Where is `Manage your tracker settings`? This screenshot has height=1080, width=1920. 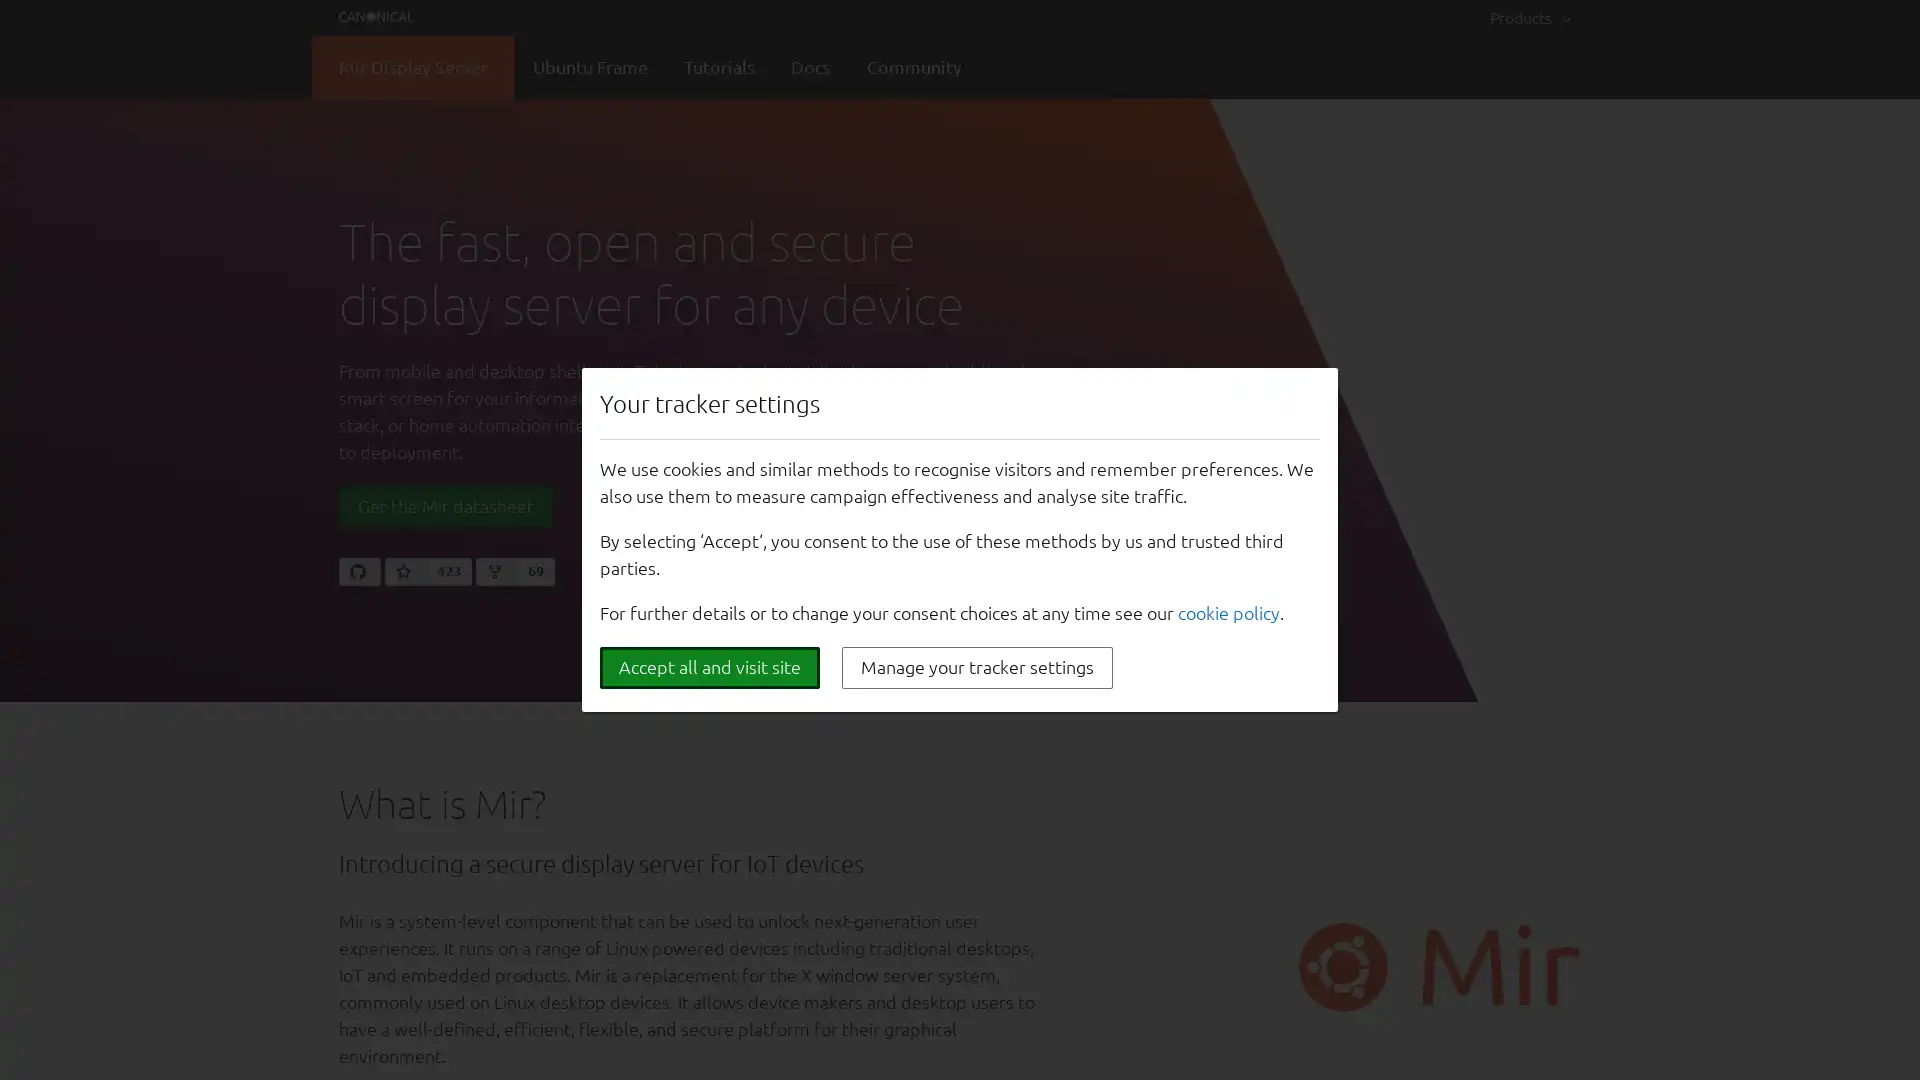
Manage your tracker settings is located at coordinates (977, 667).